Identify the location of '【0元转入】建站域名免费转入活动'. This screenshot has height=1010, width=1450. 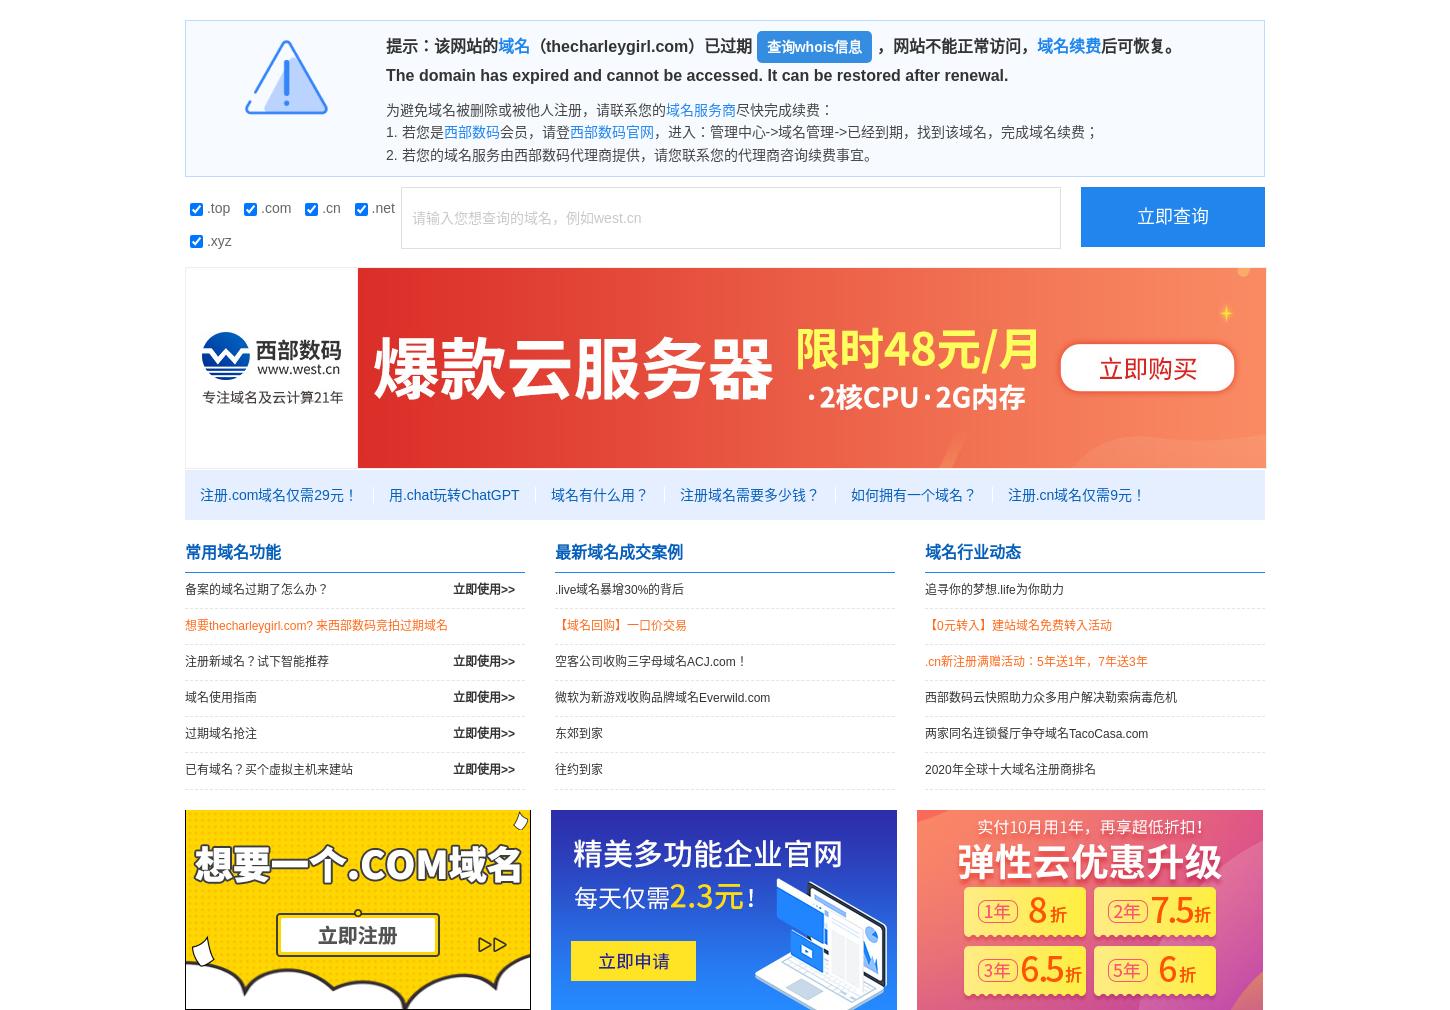
(923, 623).